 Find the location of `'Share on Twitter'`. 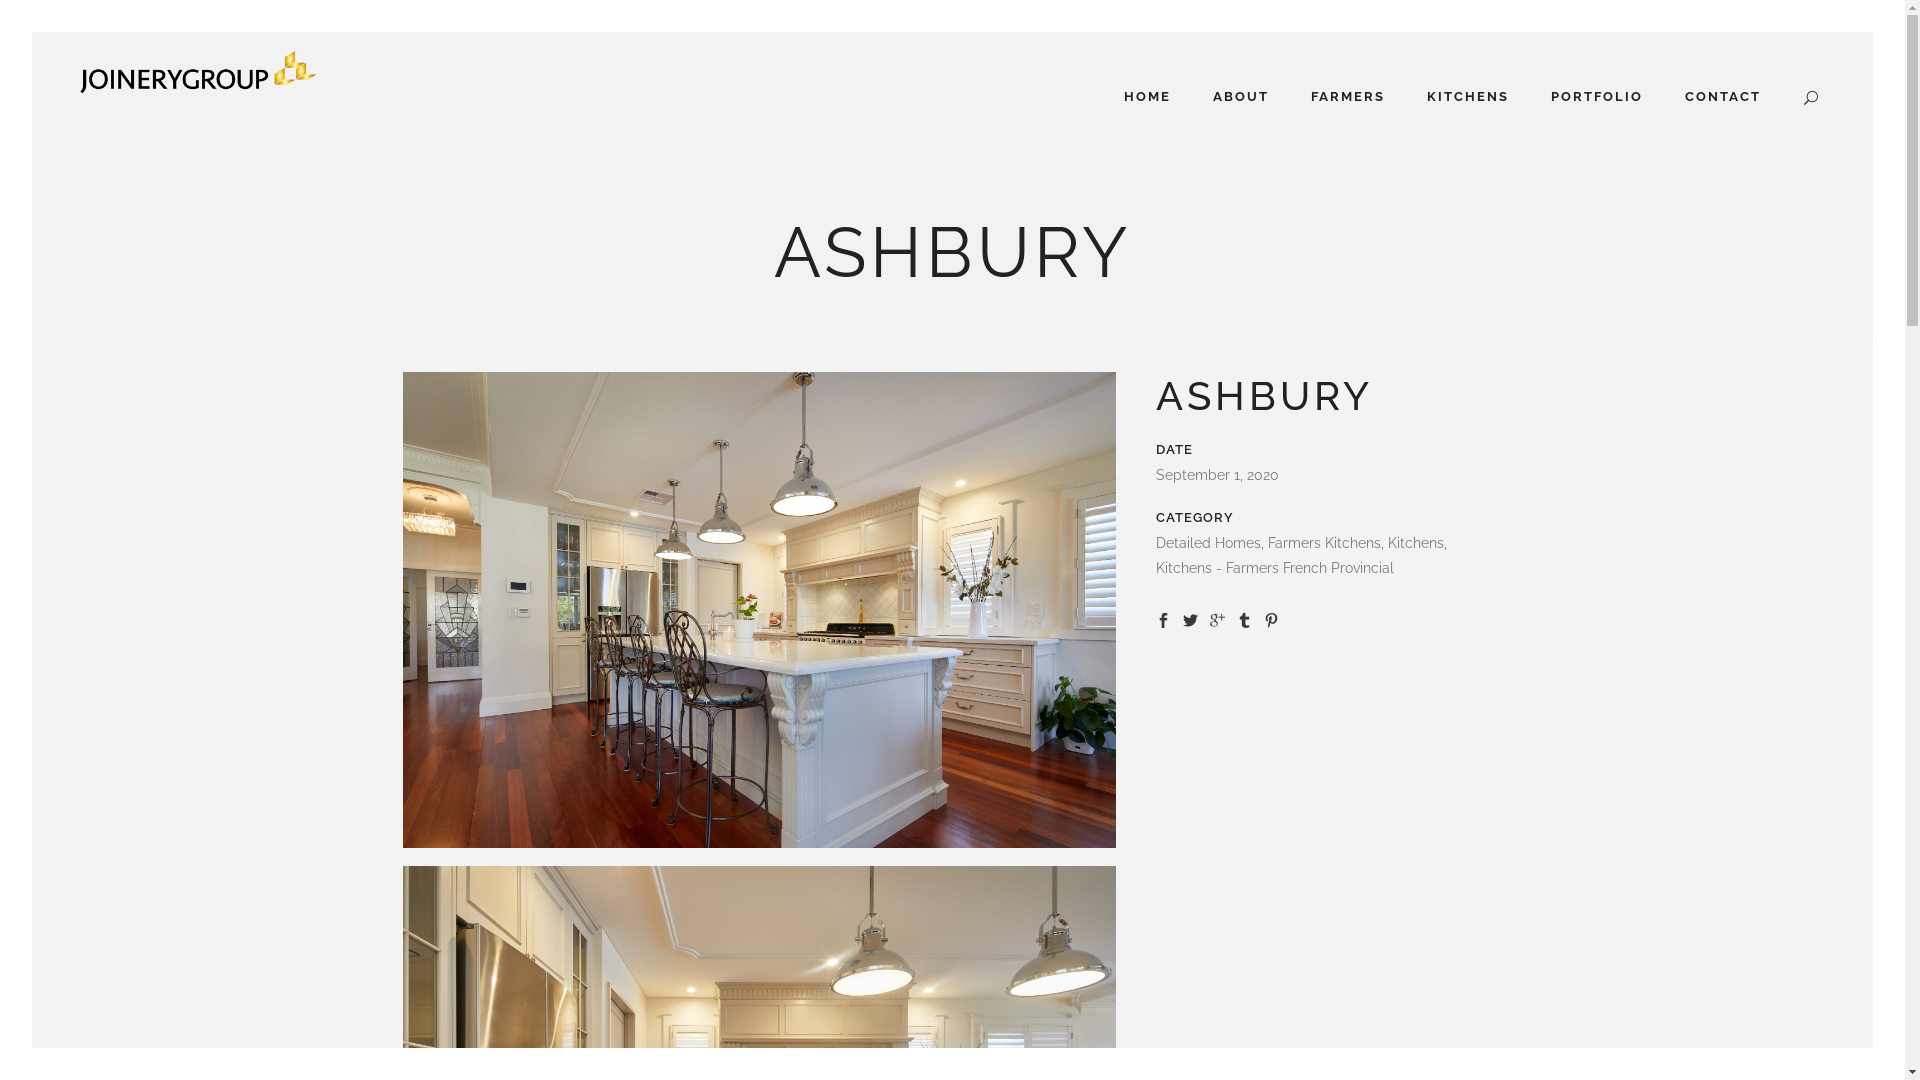

'Share on Twitter' is located at coordinates (1190, 617).